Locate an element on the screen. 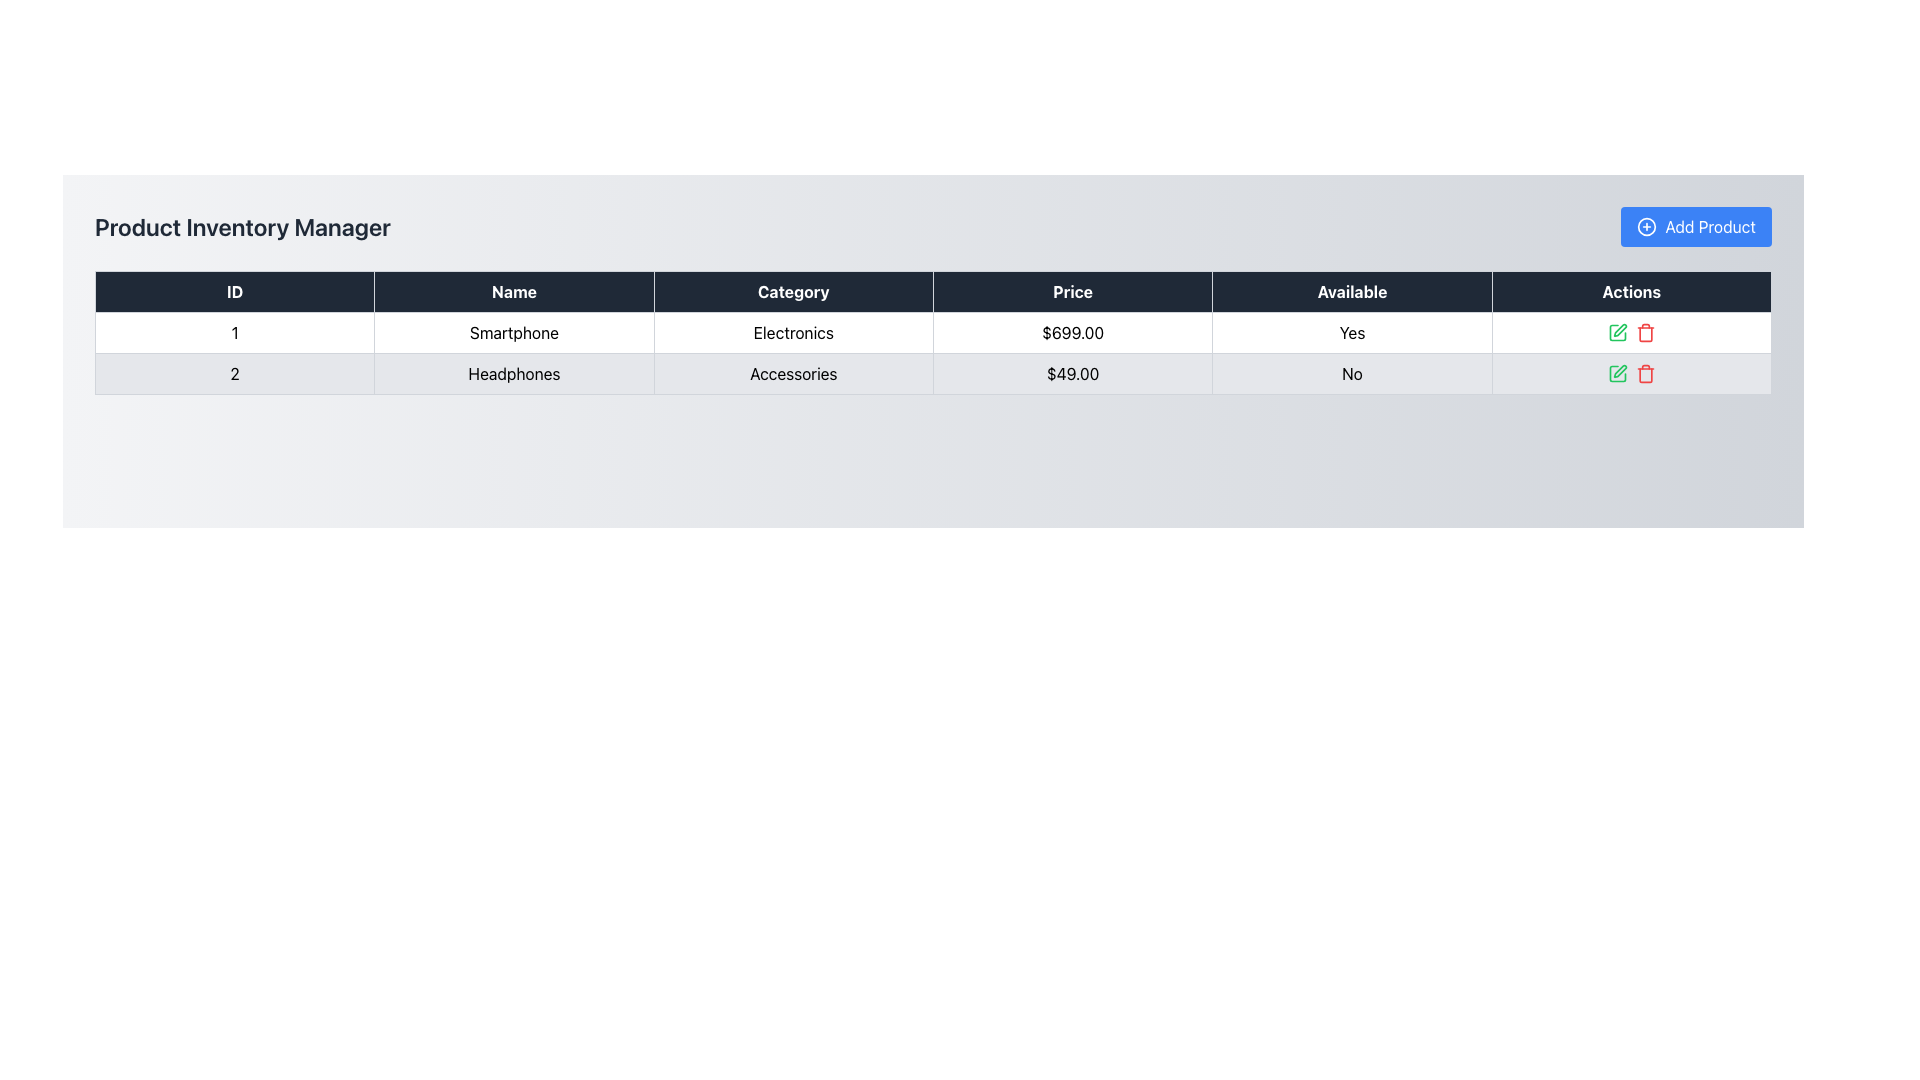 This screenshot has height=1080, width=1920. the edit icon button in the Actions column of the second row, which corresponds to the item 'Headphones' is located at coordinates (1617, 374).